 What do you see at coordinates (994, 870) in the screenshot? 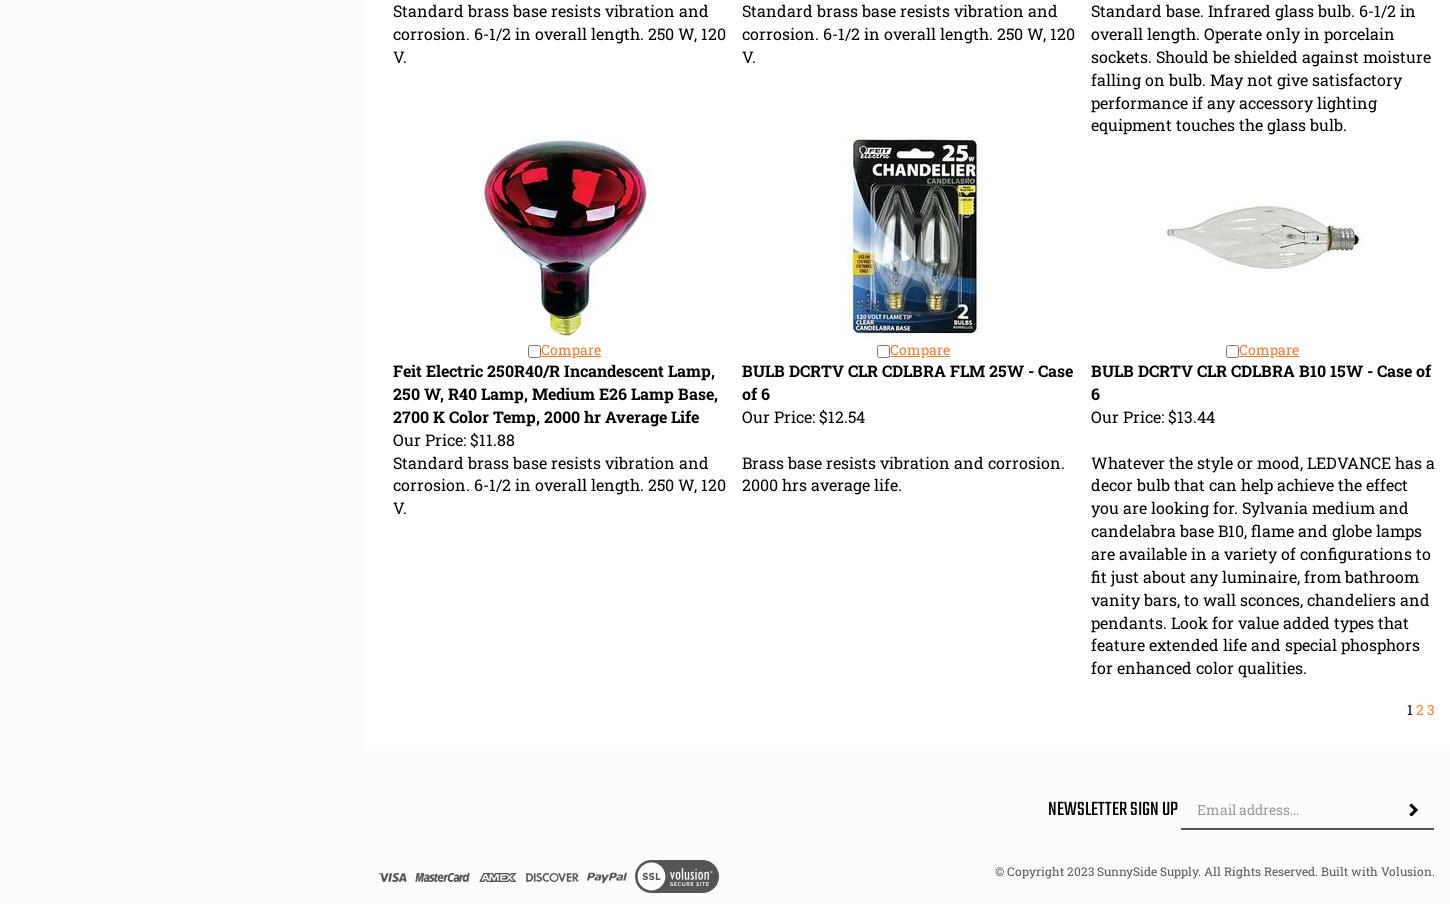
I see `'© Copyright'` at bounding box center [994, 870].